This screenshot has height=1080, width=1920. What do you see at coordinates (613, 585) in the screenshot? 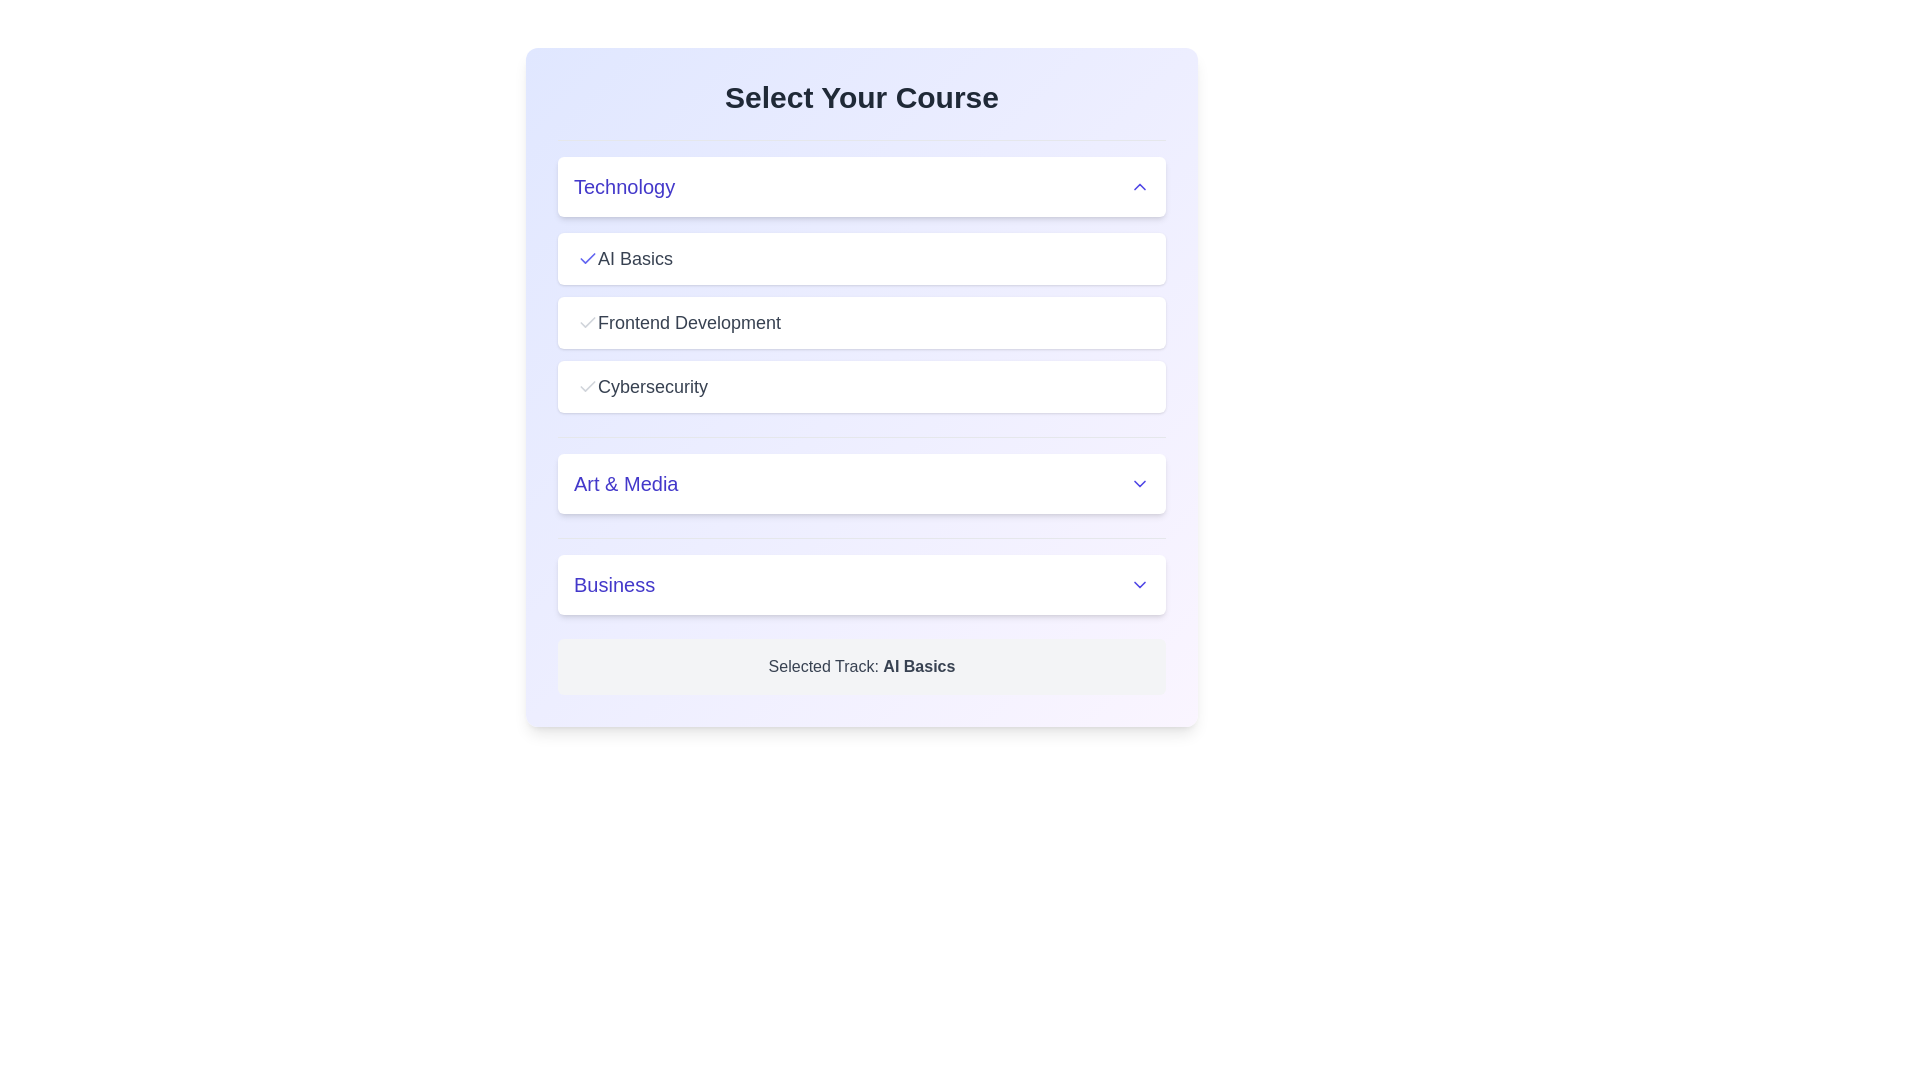
I see `text displayed in the 'Business' label, which is bold, indigo-colored, and located near the bottom section of the form, to the left of a dropdown icon` at bounding box center [613, 585].